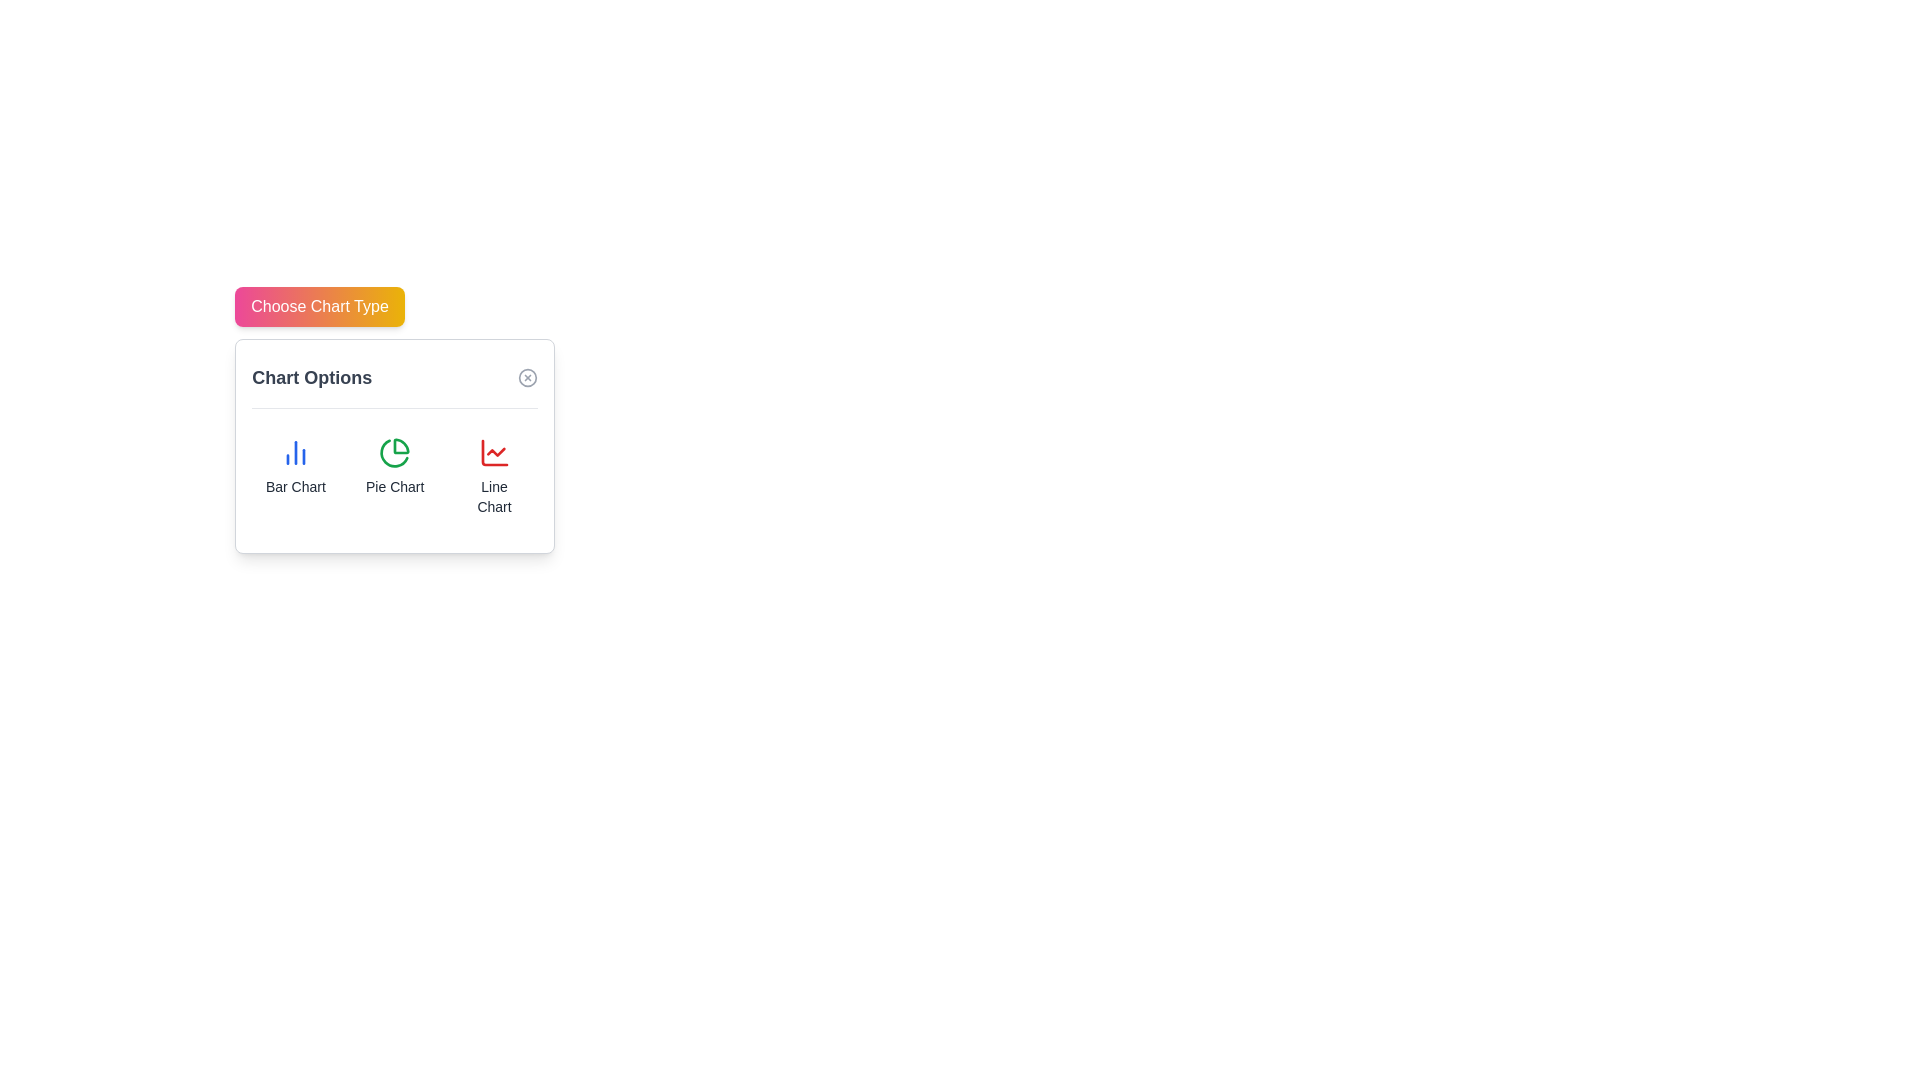 This screenshot has width=1920, height=1080. I want to click on the 'Line Chart' text label located beneath the red line chart icon in the 'Chart Options' panel, so click(494, 496).